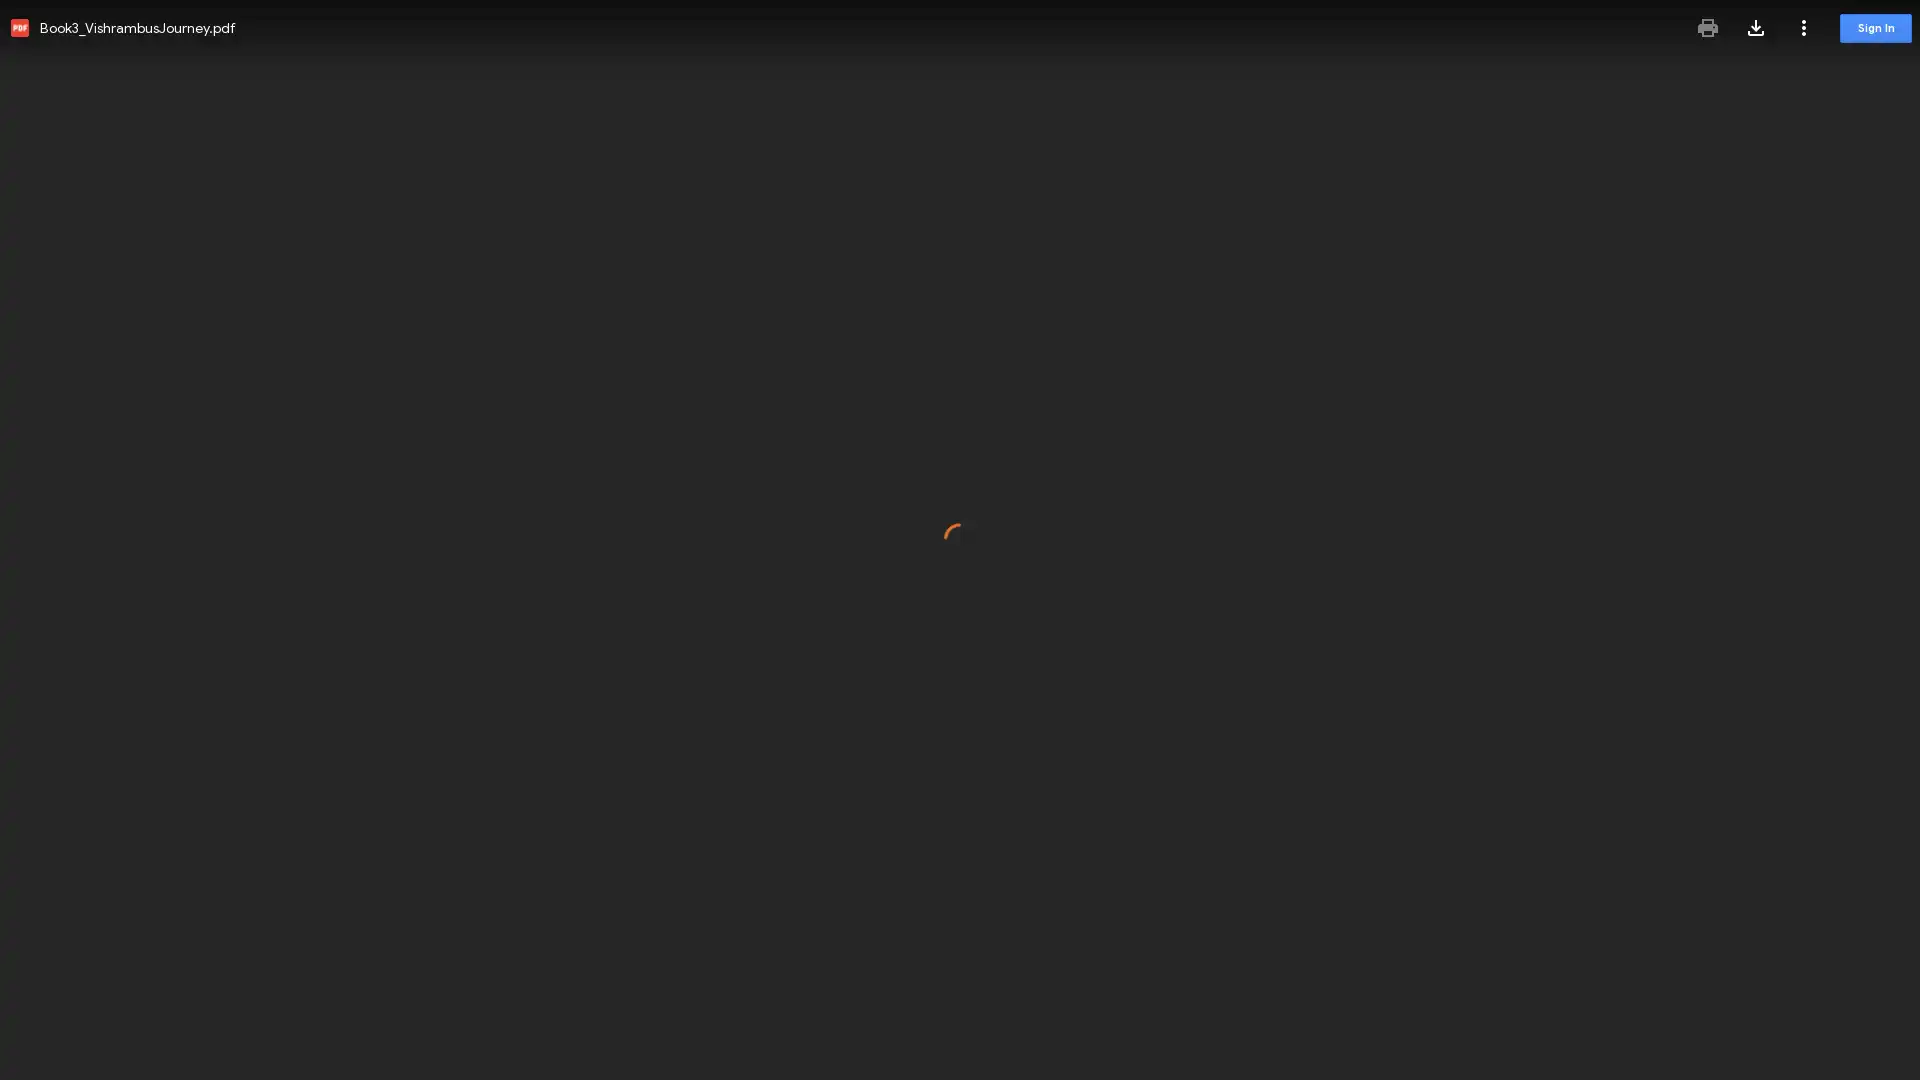 The image size is (1920, 1080). What do you see at coordinates (1707, 27) in the screenshot?
I see `Printing not yet available` at bounding box center [1707, 27].